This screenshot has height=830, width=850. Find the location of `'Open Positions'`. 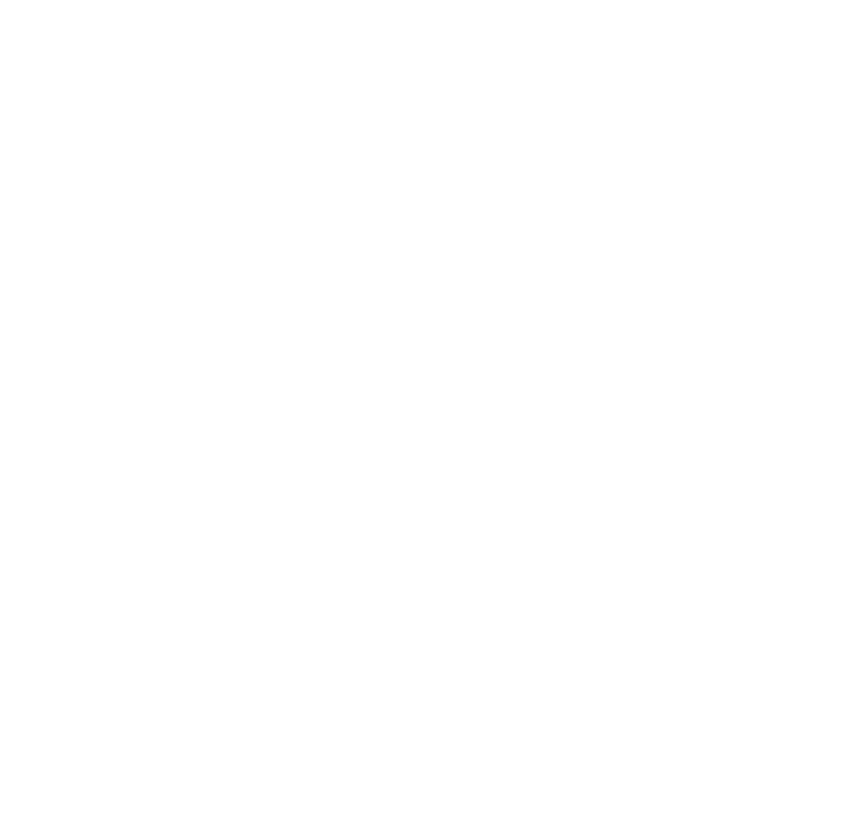

'Open Positions' is located at coordinates (54, 456).